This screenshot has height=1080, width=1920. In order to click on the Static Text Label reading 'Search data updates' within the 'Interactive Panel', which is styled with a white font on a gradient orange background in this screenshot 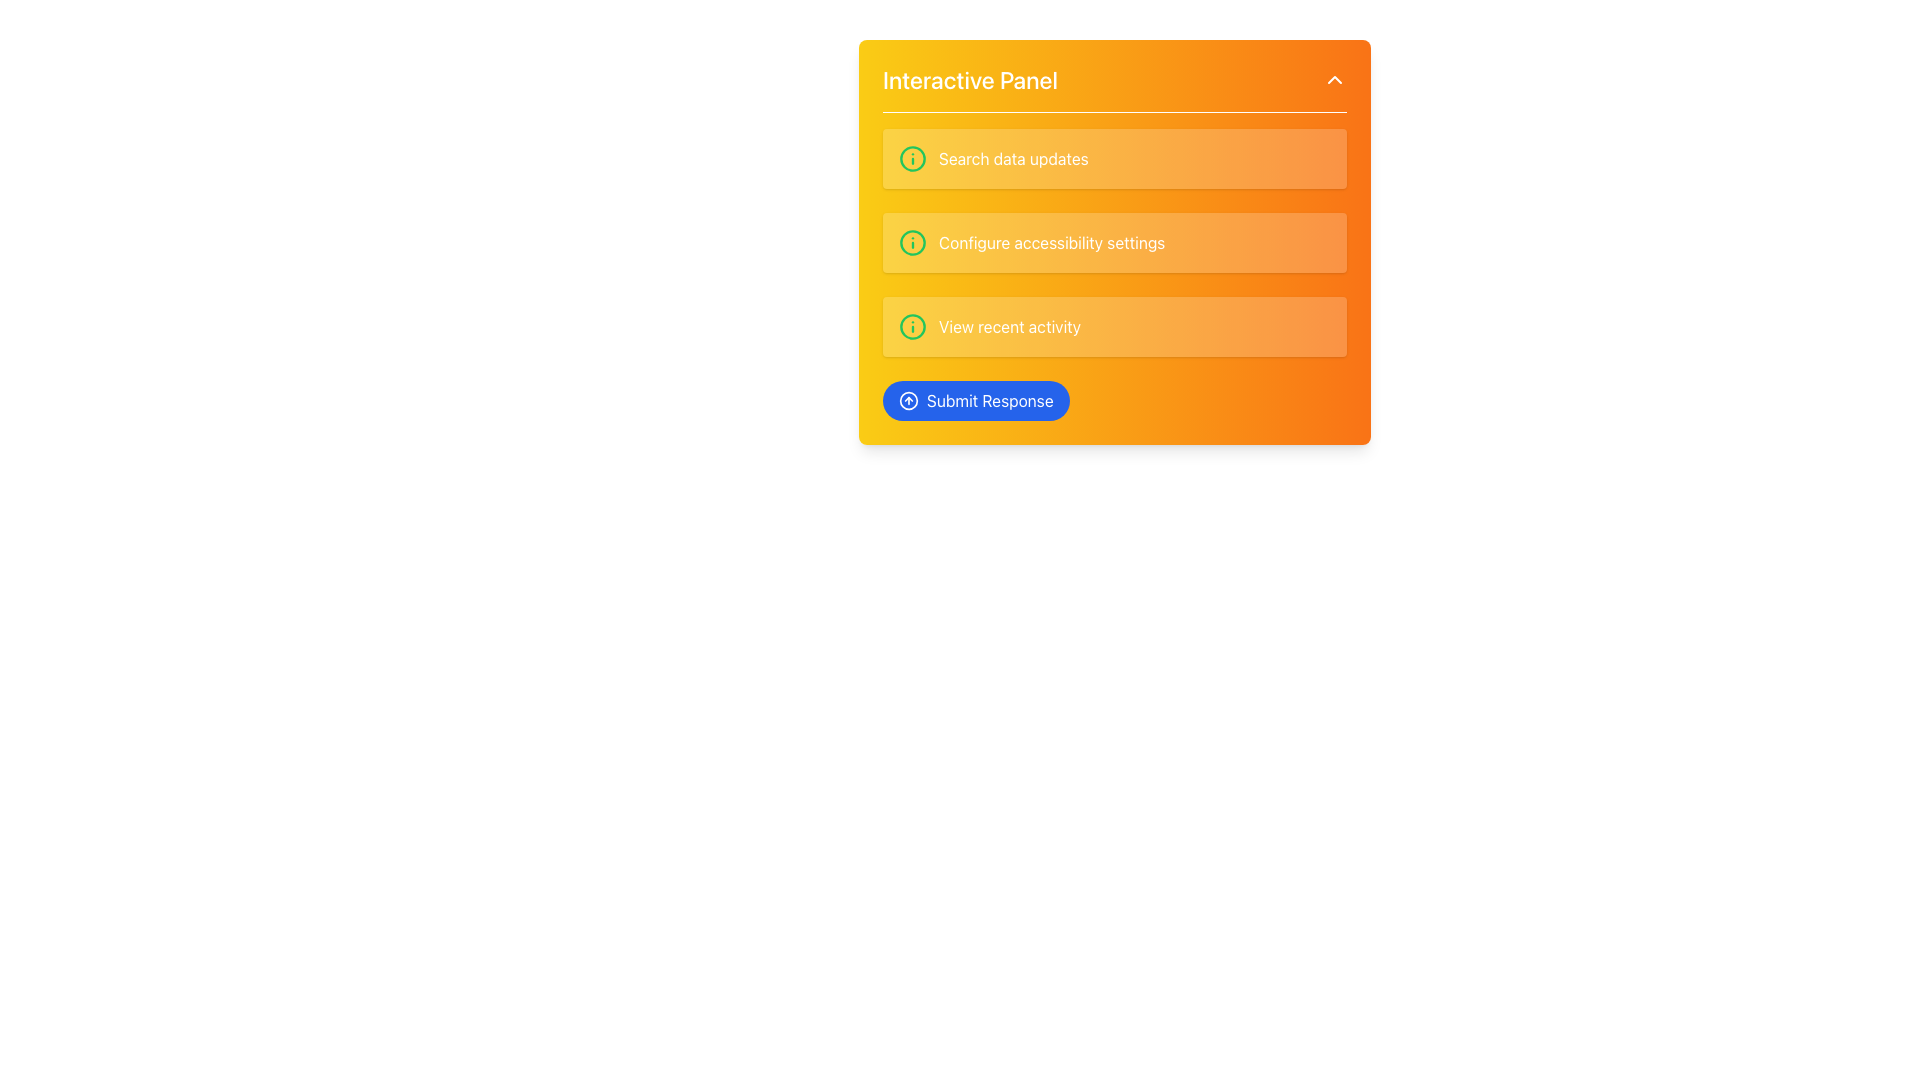, I will do `click(1013, 157)`.